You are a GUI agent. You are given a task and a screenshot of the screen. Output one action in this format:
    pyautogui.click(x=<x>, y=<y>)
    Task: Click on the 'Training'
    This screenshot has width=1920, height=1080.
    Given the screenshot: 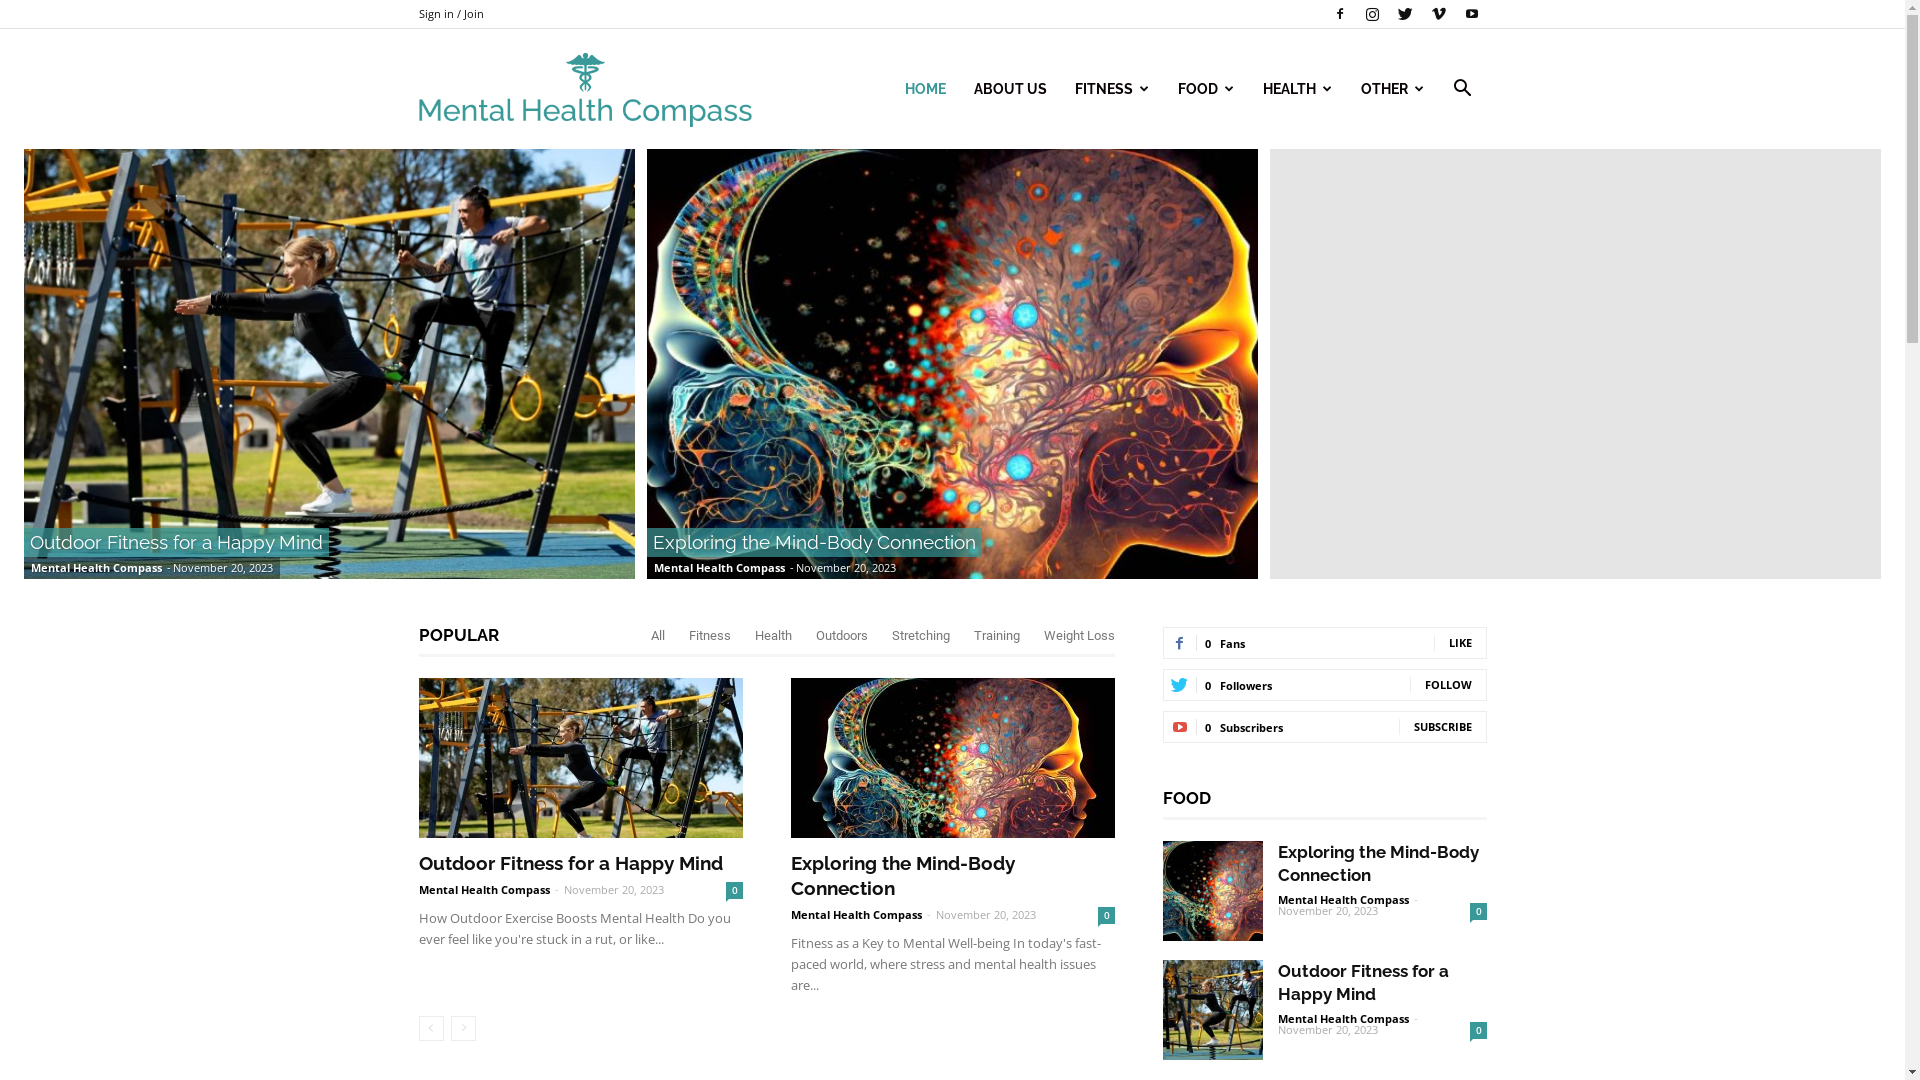 What is the action you would take?
    pyautogui.click(x=997, y=635)
    